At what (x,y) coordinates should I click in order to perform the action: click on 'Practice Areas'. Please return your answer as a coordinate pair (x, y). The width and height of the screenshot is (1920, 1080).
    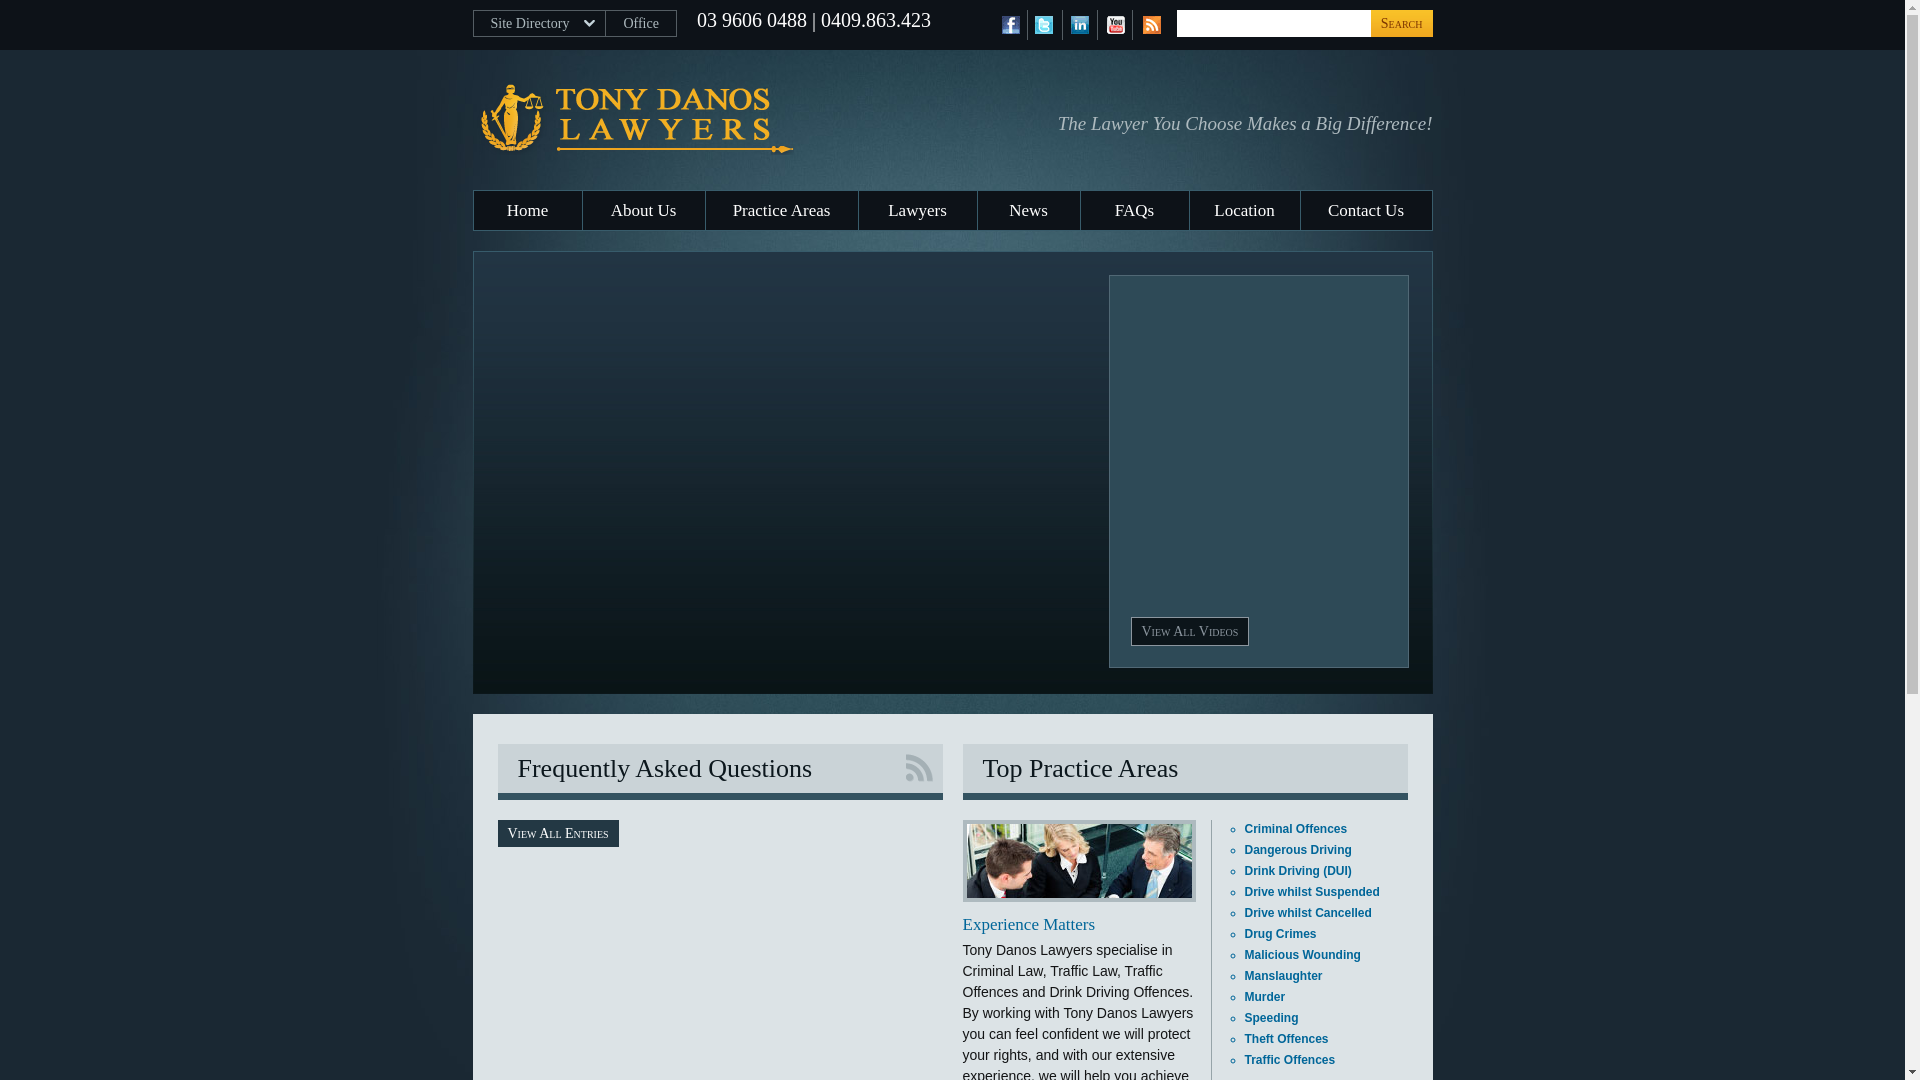
    Looking at the image, I should click on (705, 210).